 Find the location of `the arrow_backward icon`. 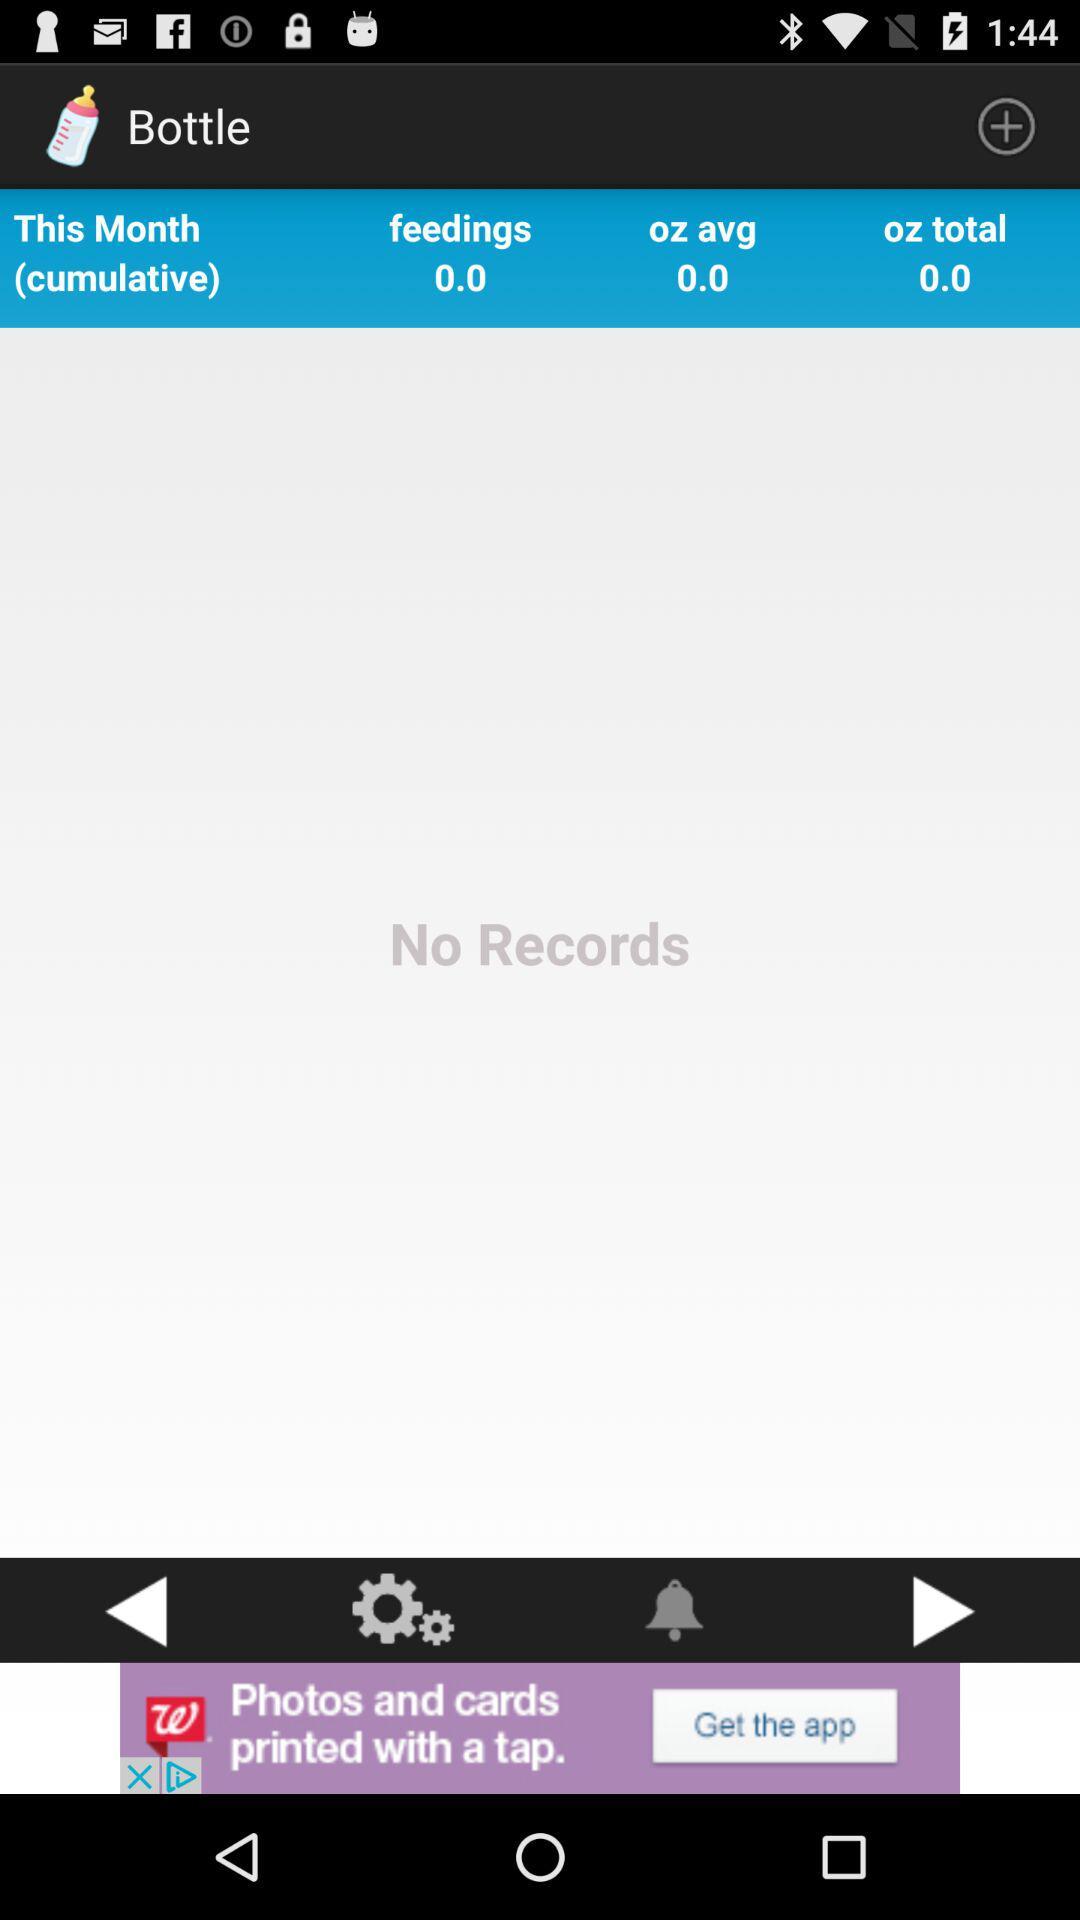

the arrow_backward icon is located at coordinates (135, 1722).